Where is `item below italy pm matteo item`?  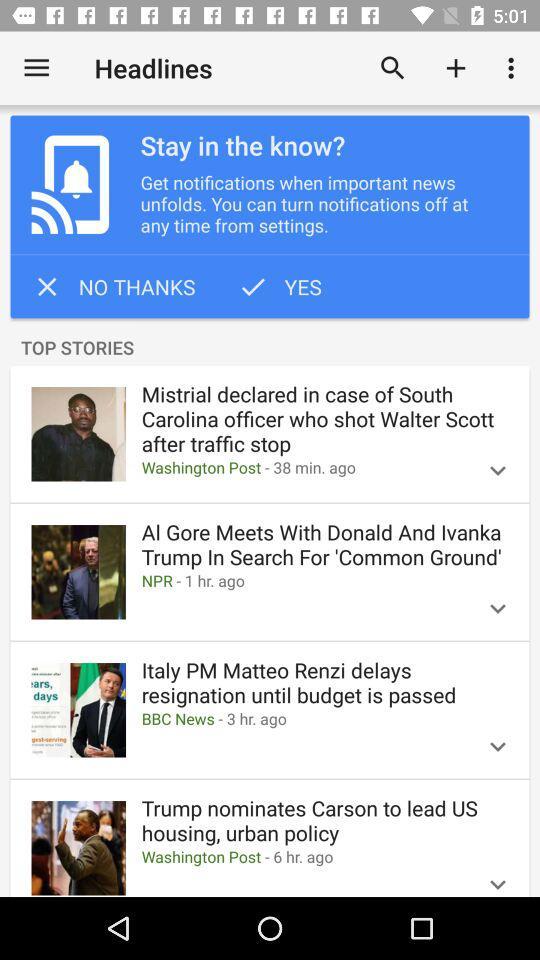
item below italy pm matteo item is located at coordinates (300, 719).